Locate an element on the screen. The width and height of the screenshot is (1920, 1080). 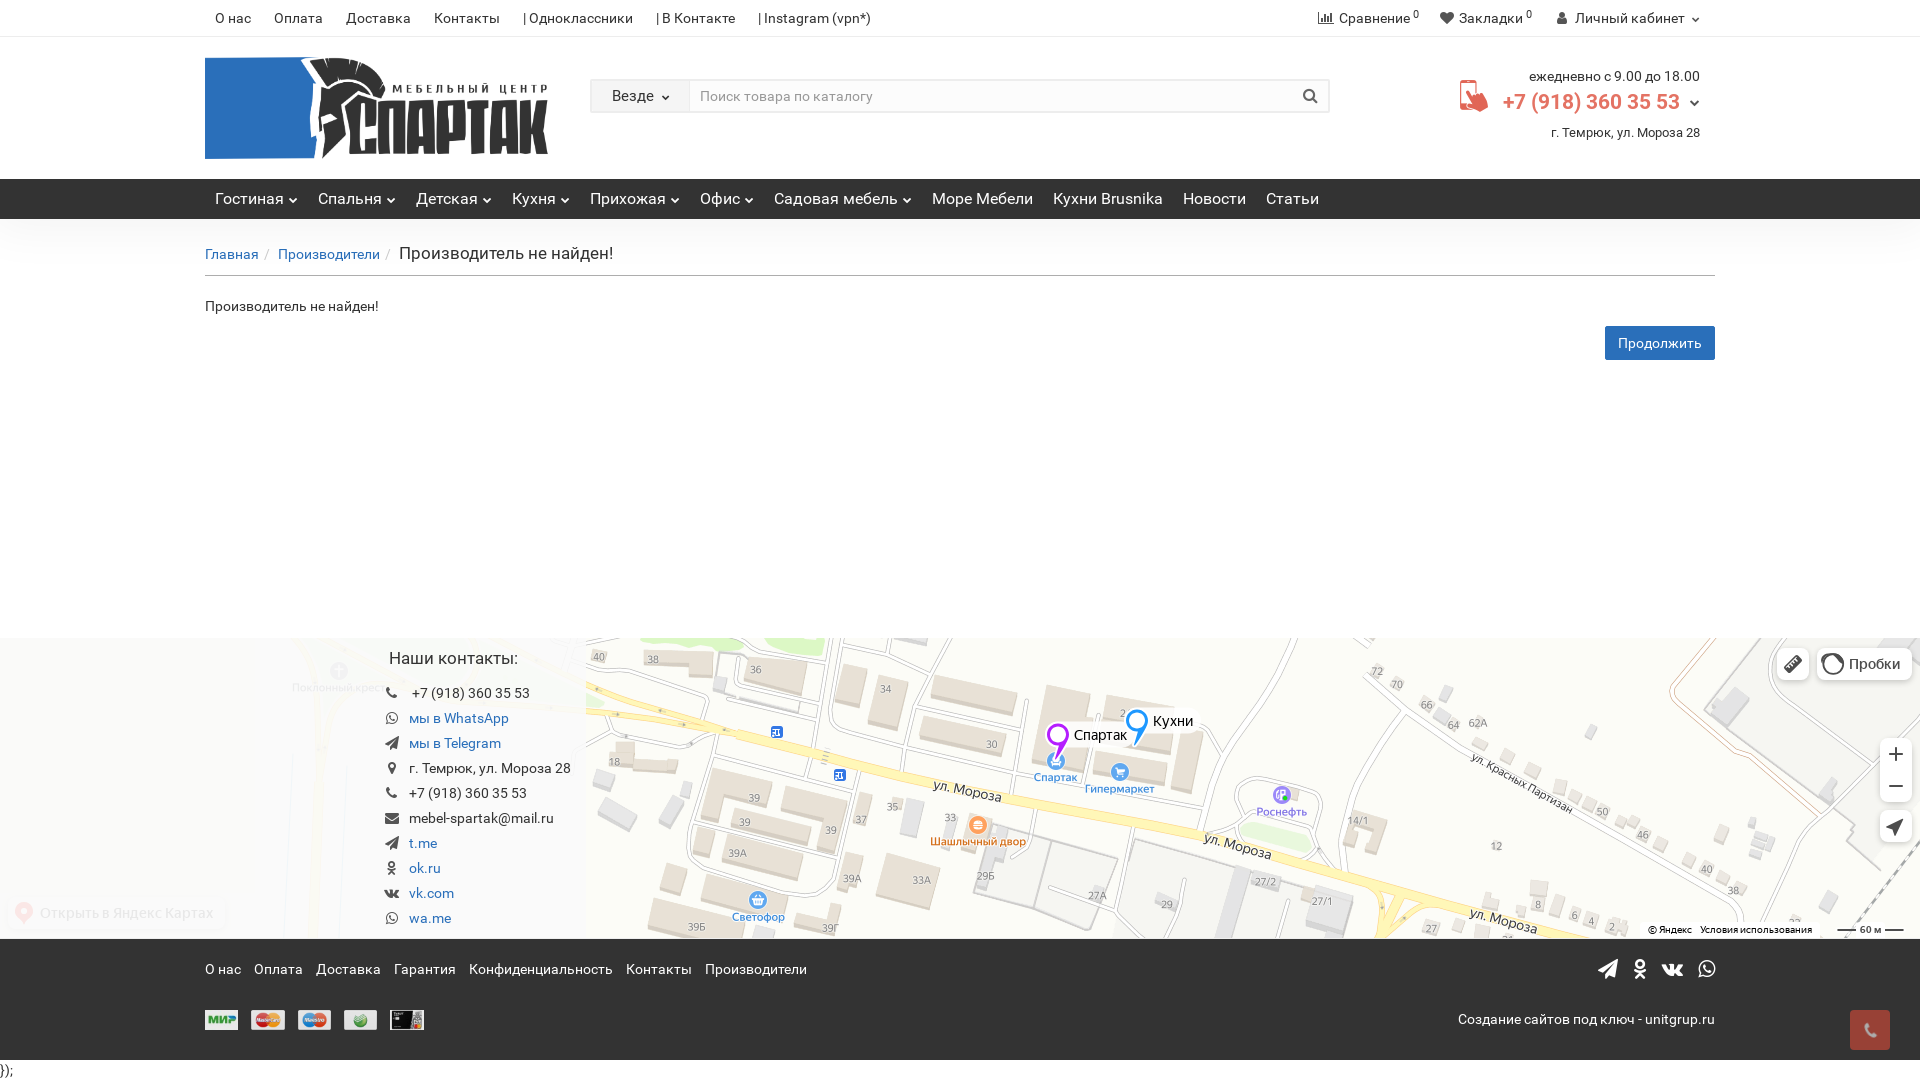
'| Instagram (vpn*)' is located at coordinates (814, 18).